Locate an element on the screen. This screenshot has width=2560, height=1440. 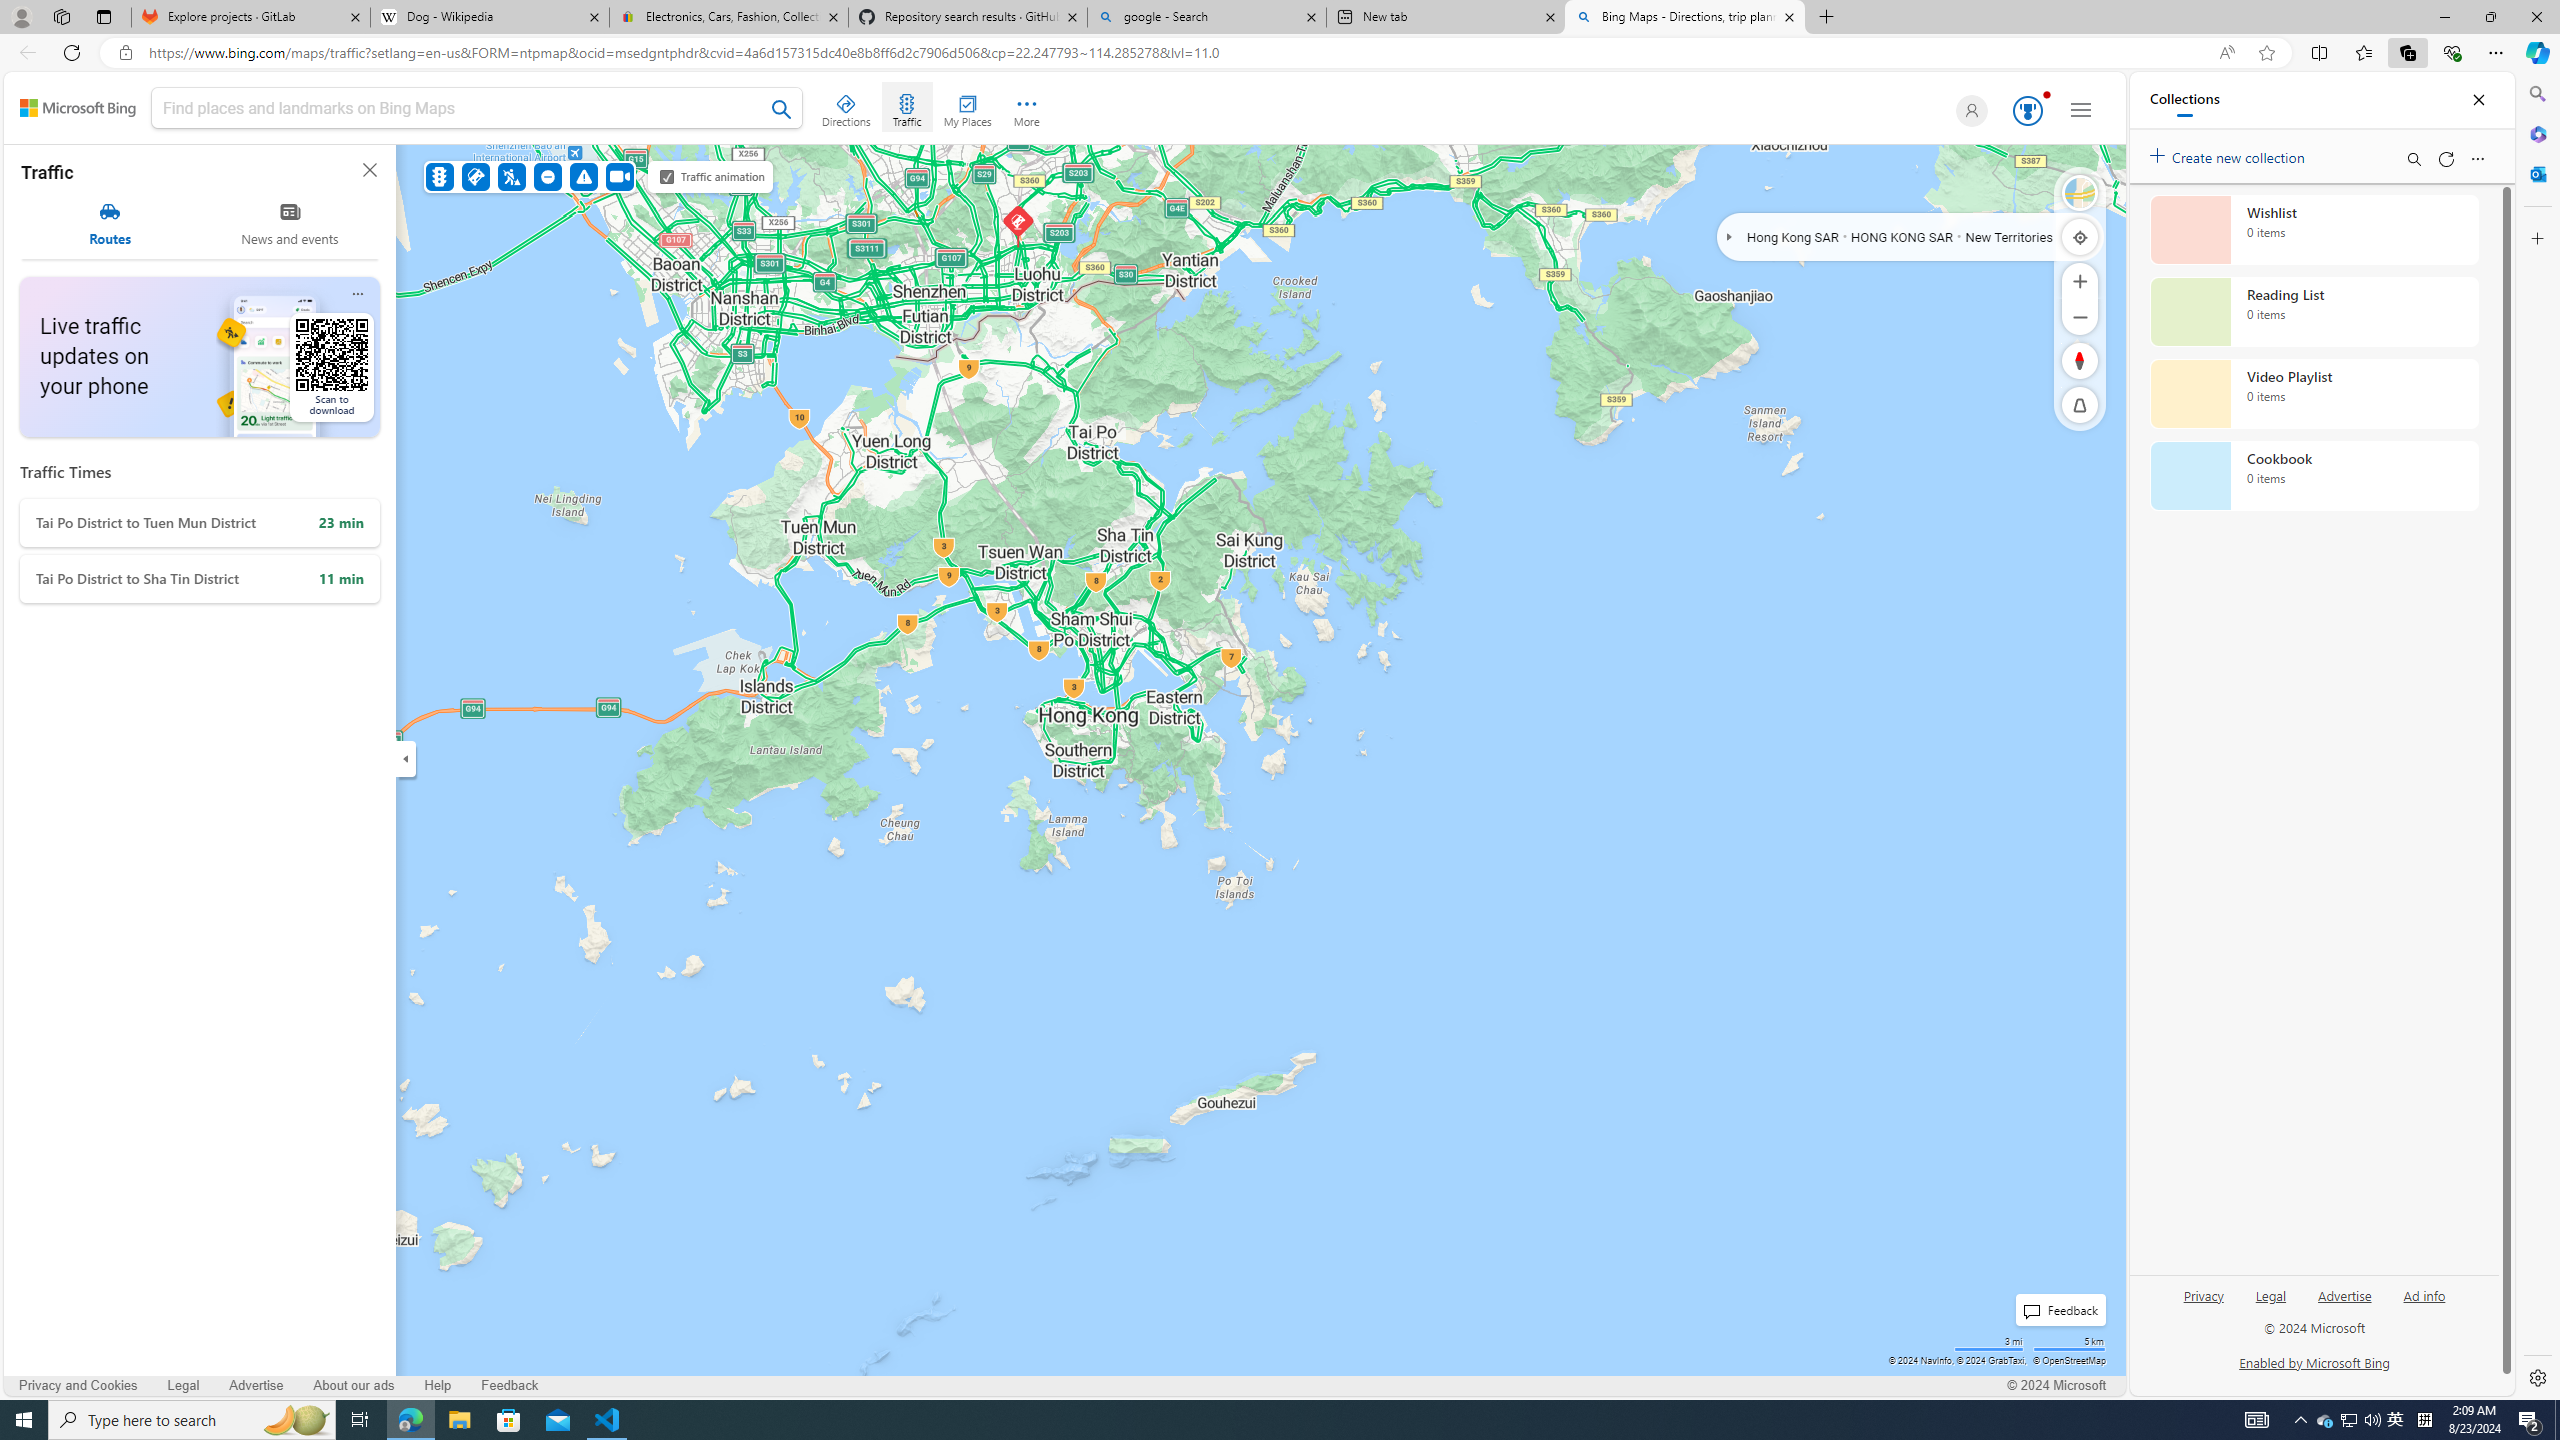
'Expand/Collapse Cards' is located at coordinates (404, 758).